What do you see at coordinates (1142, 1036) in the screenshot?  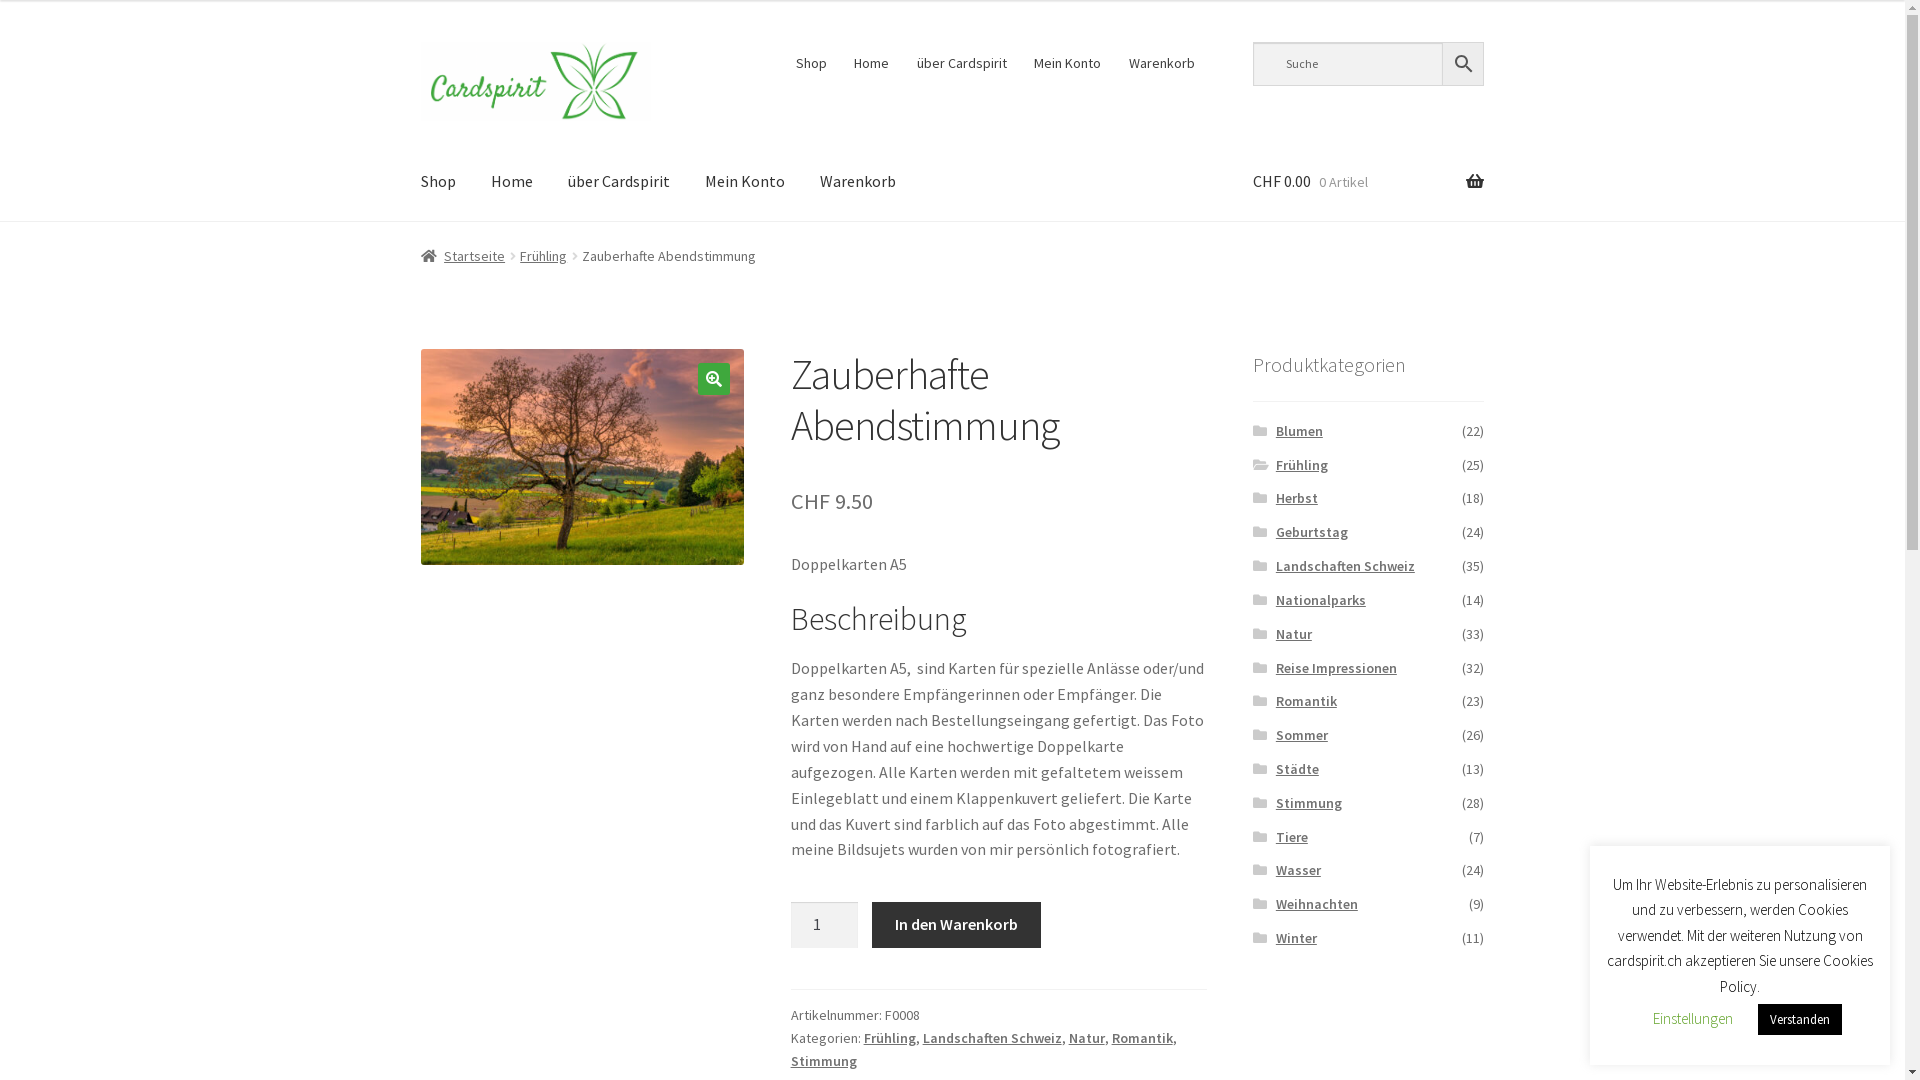 I see `'Romantik'` at bounding box center [1142, 1036].